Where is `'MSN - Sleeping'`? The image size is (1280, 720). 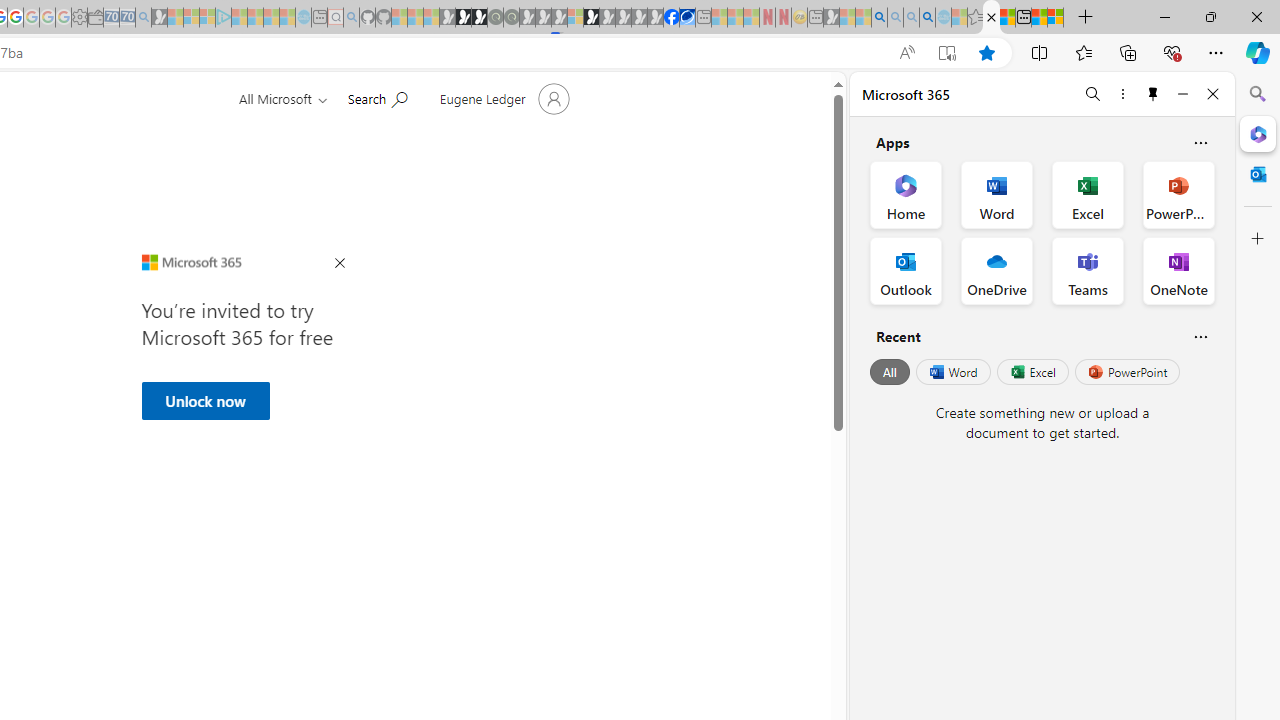
'MSN - Sleeping' is located at coordinates (831, 17).